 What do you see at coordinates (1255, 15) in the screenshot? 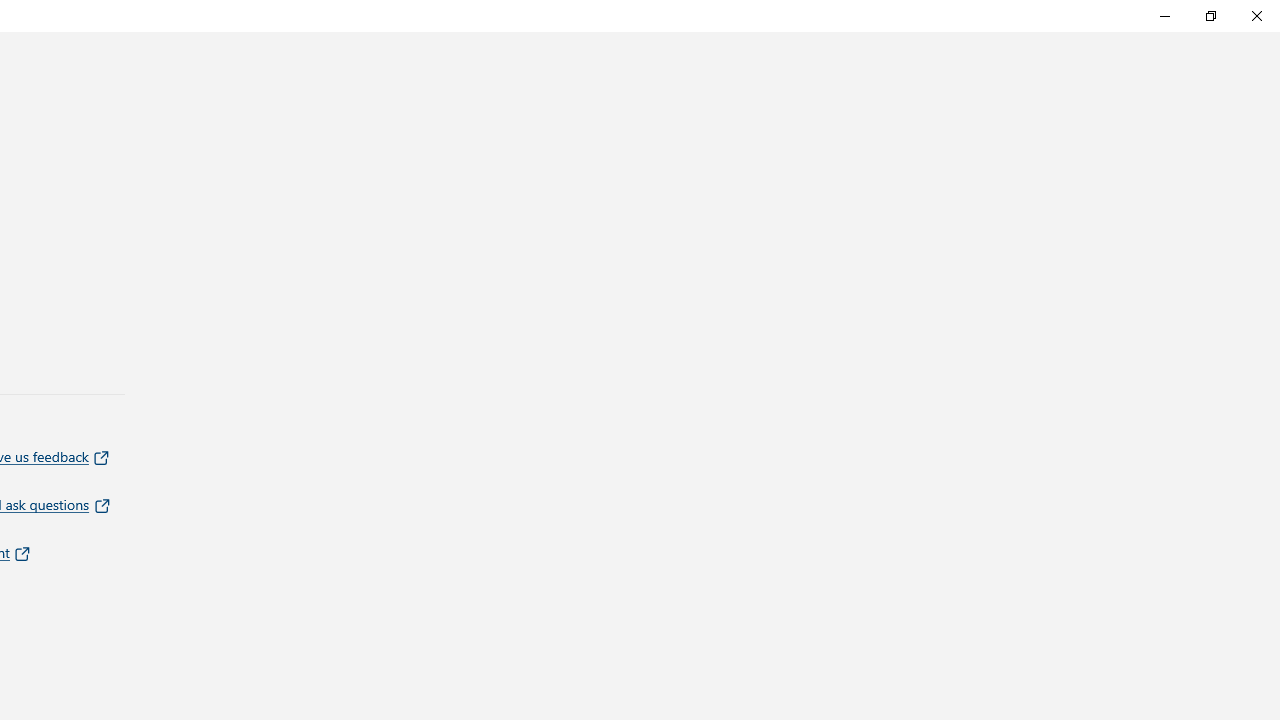
I see `'Close Feedback Hub'` at bounding box center [1255, 15].